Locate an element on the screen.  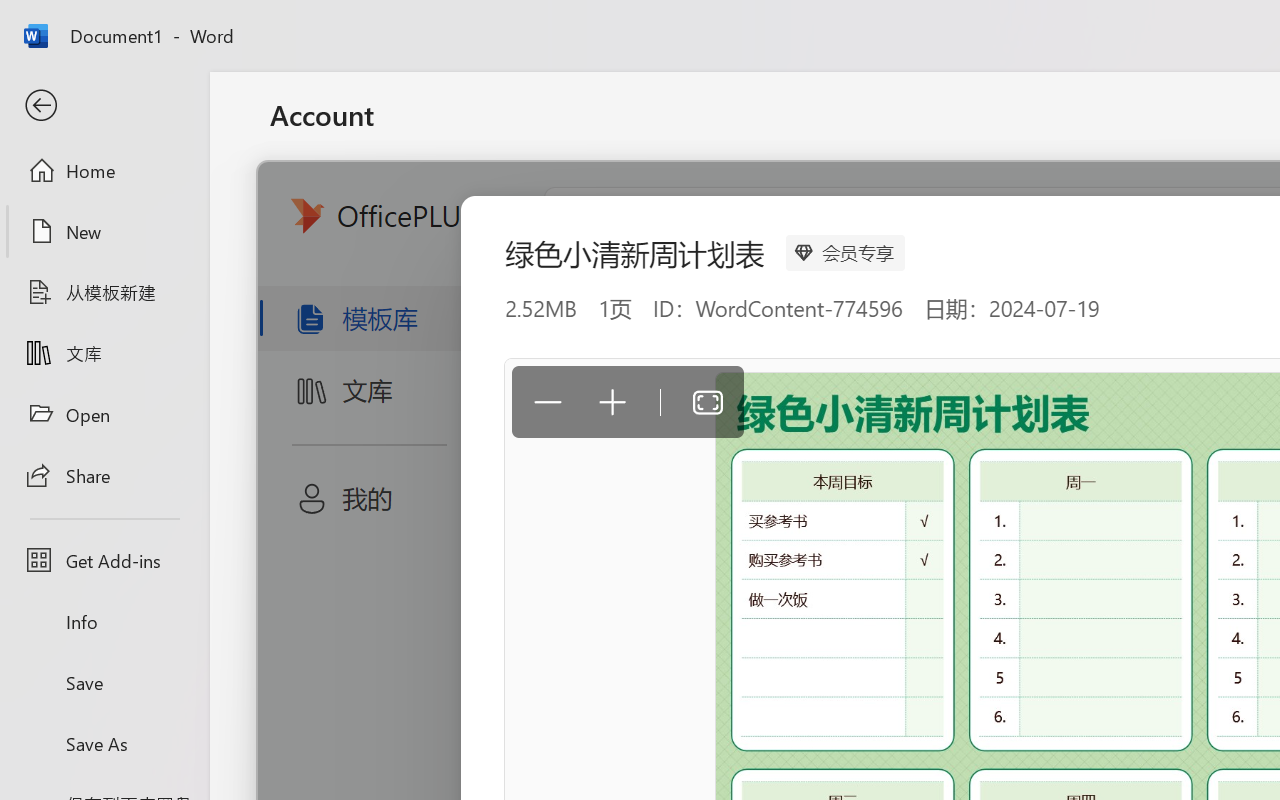
'Save As' is located at coordinates (103, 743).